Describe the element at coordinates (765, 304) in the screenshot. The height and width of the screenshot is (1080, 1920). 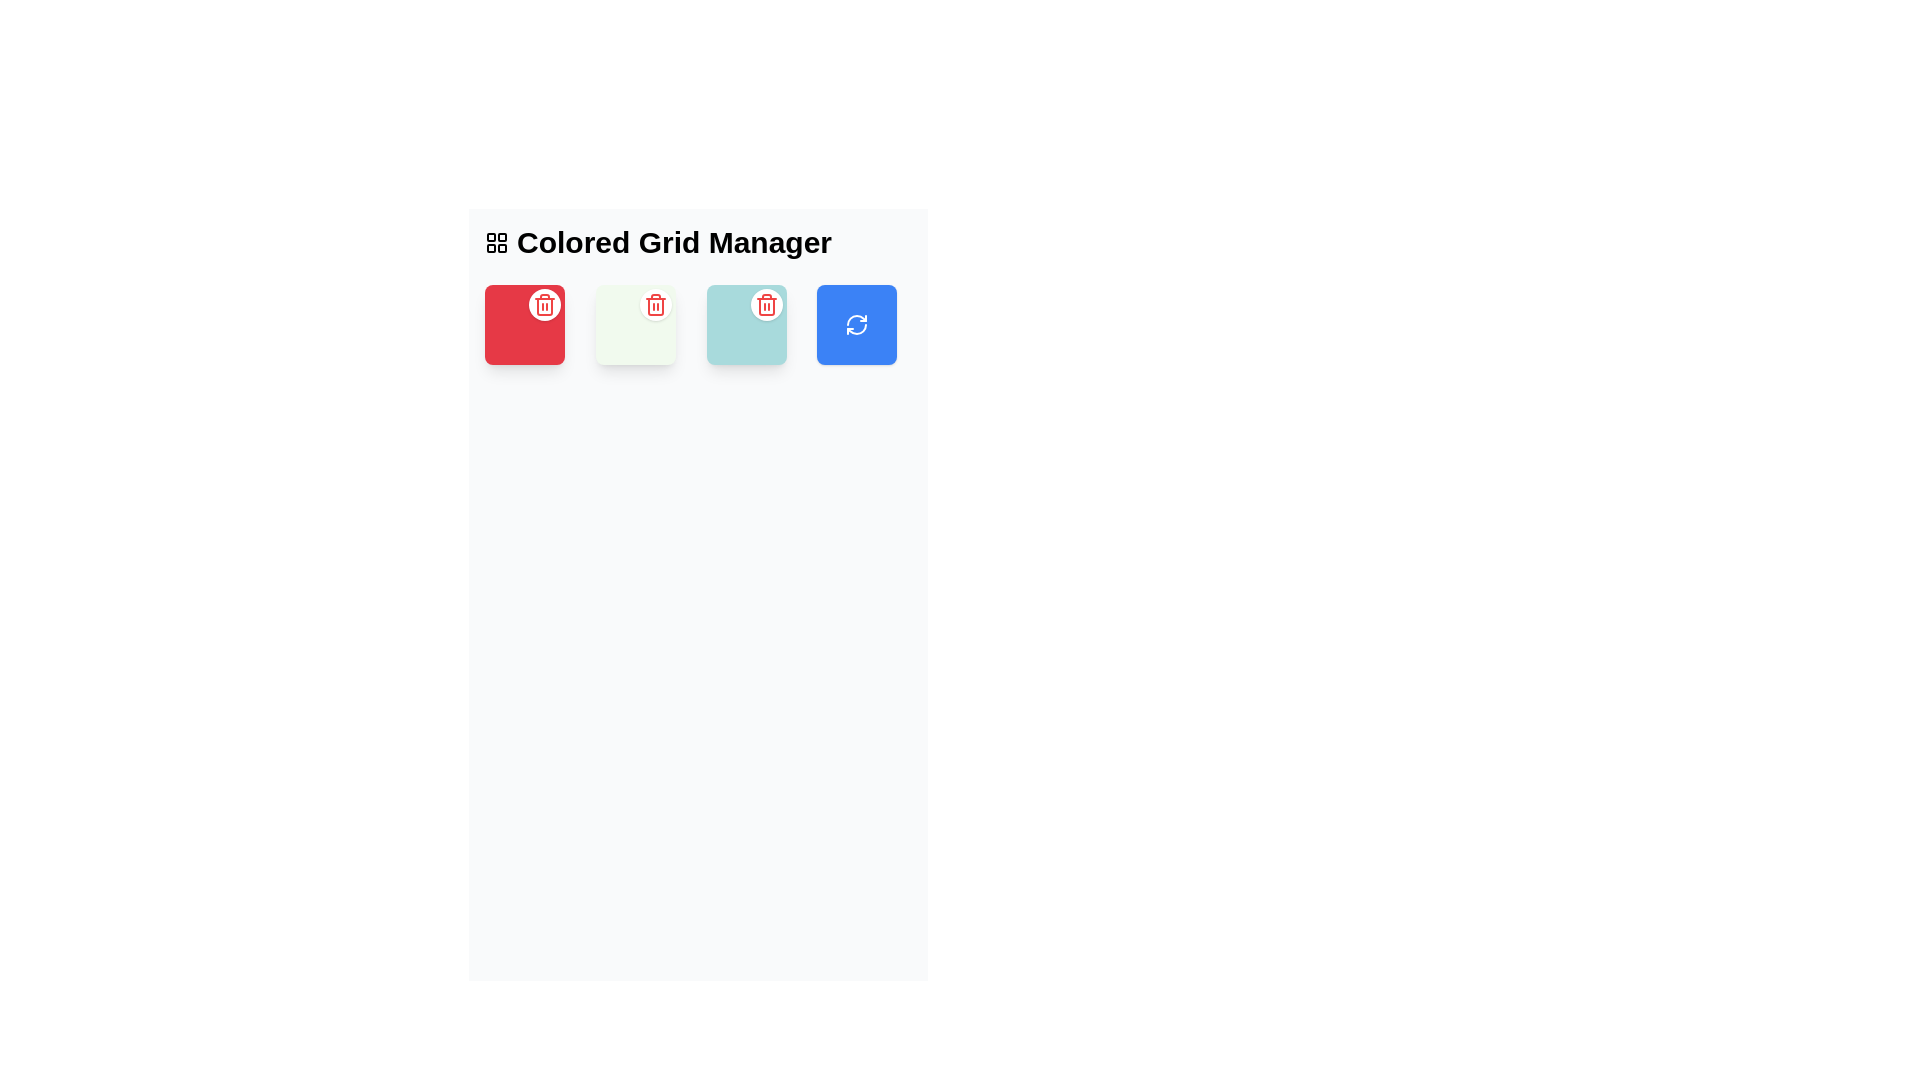
I see `the delete button located at the top-right corner of the third cyan-colored card` at that location.